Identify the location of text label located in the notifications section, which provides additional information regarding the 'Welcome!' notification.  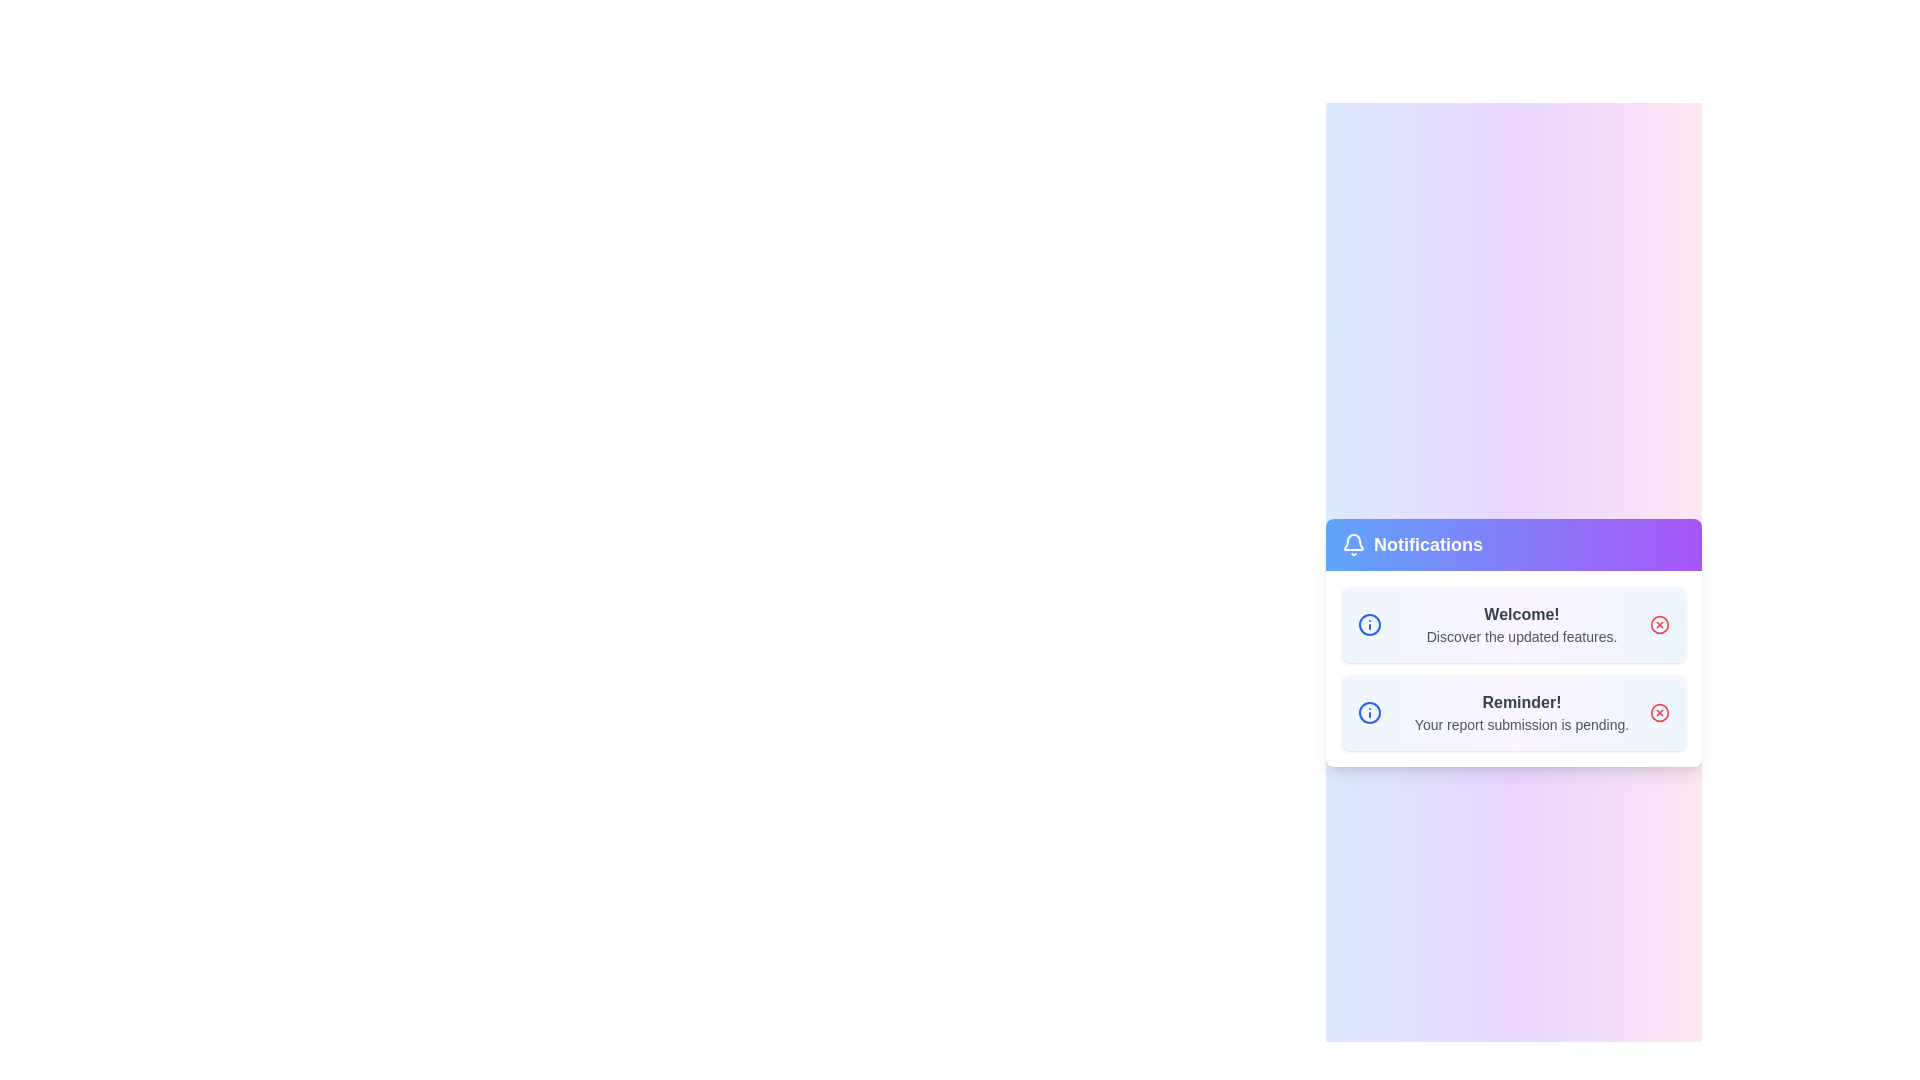
(1520, 636).